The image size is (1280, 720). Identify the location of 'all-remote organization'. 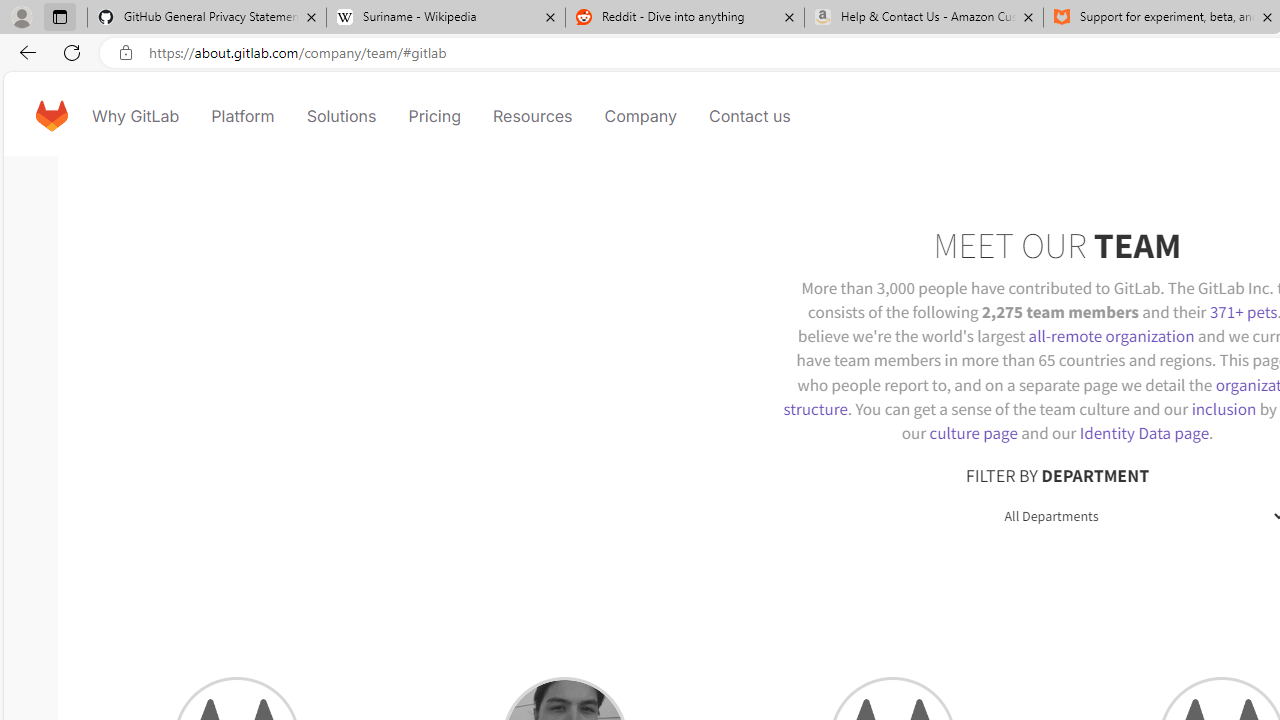
(1110, 335).